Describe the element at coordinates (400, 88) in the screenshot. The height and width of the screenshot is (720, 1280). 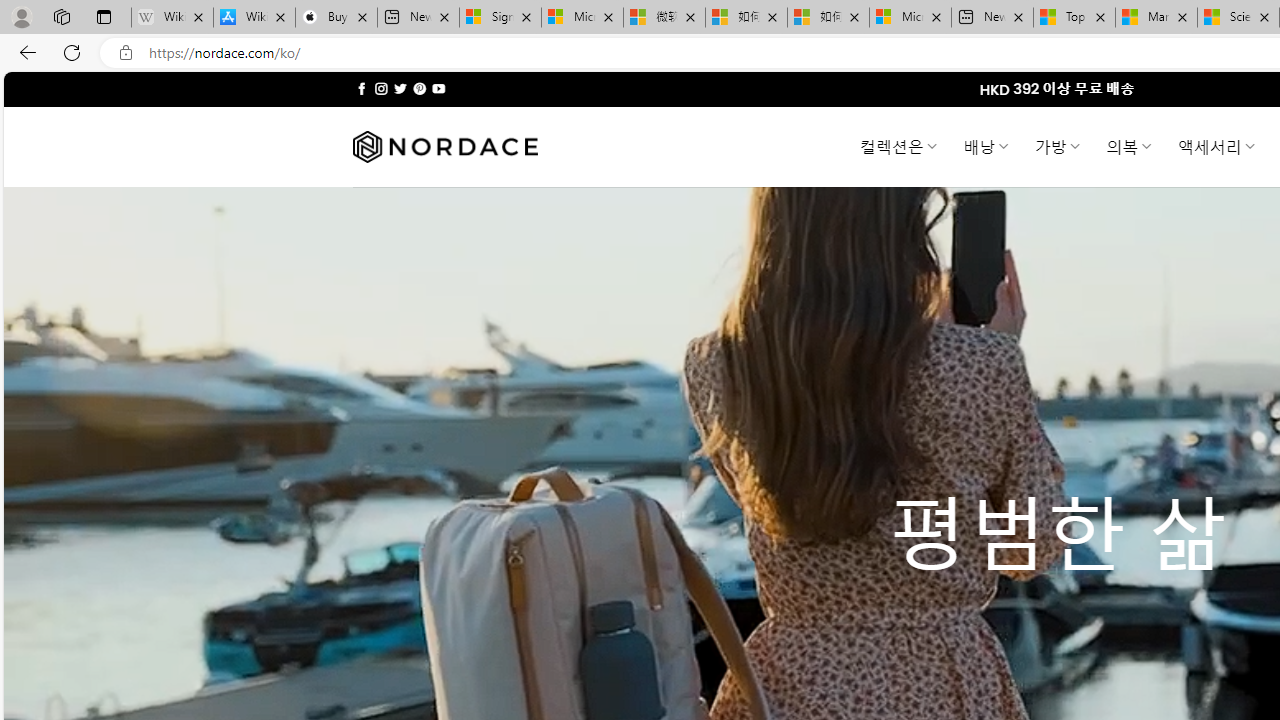
I see `'Follow on Twitter'` at that location.